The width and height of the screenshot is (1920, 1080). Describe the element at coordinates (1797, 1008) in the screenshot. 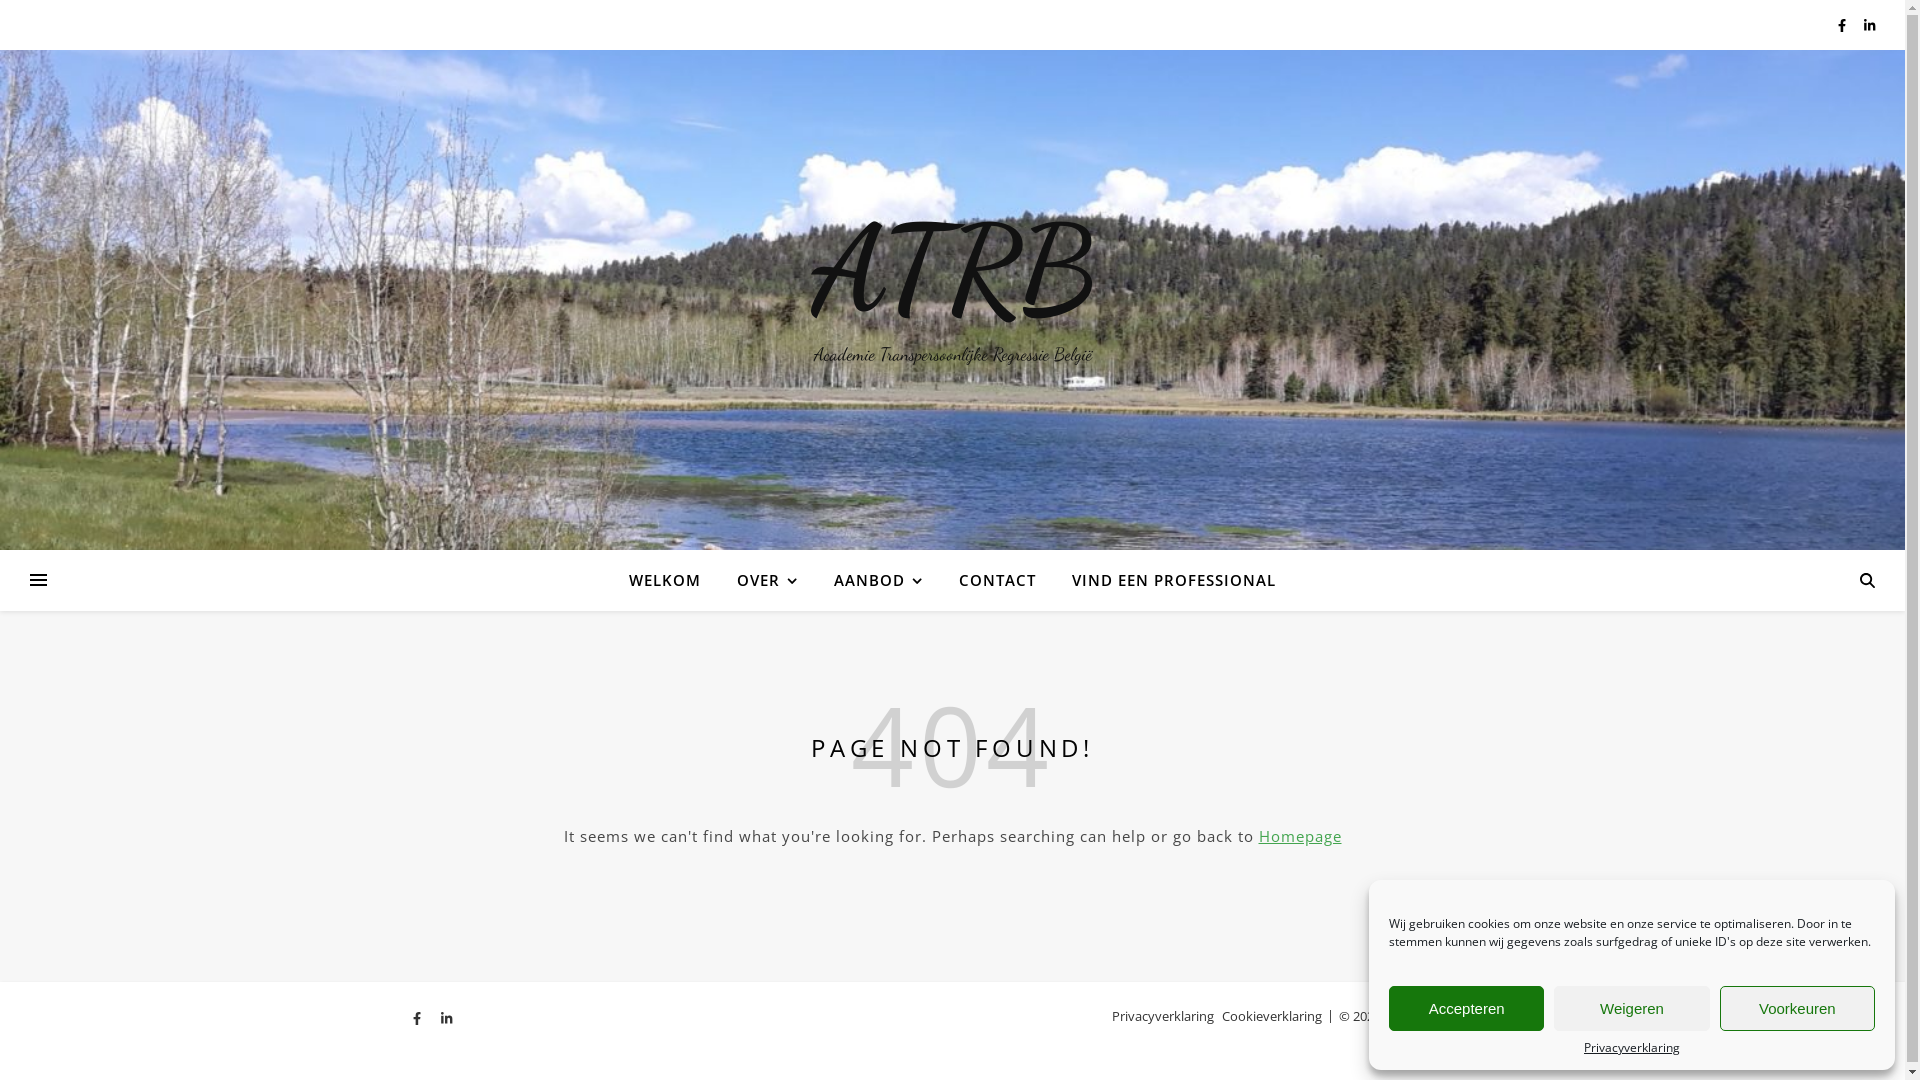

I see `'Voorkeuren'` at that location.